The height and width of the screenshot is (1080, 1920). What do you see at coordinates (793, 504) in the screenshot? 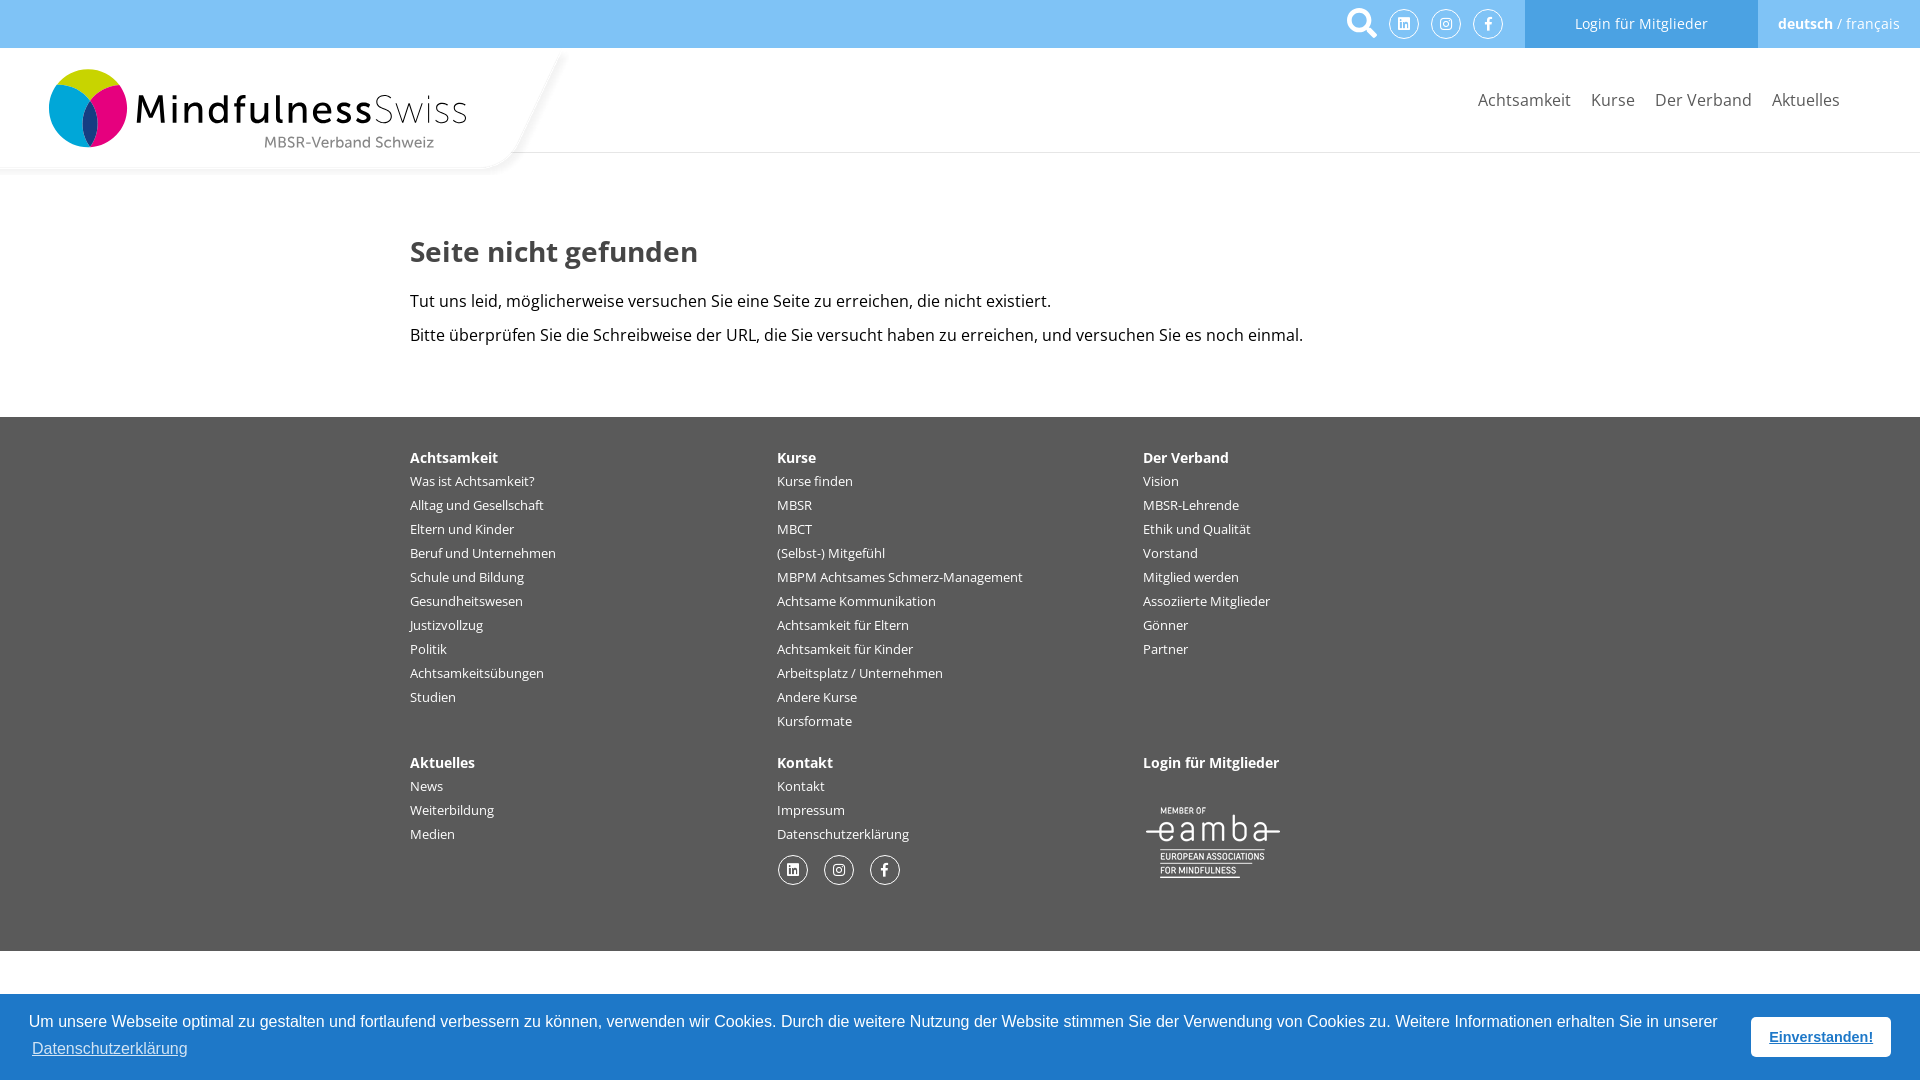
I see `'MBSR'` at bounding box center [793, 504].